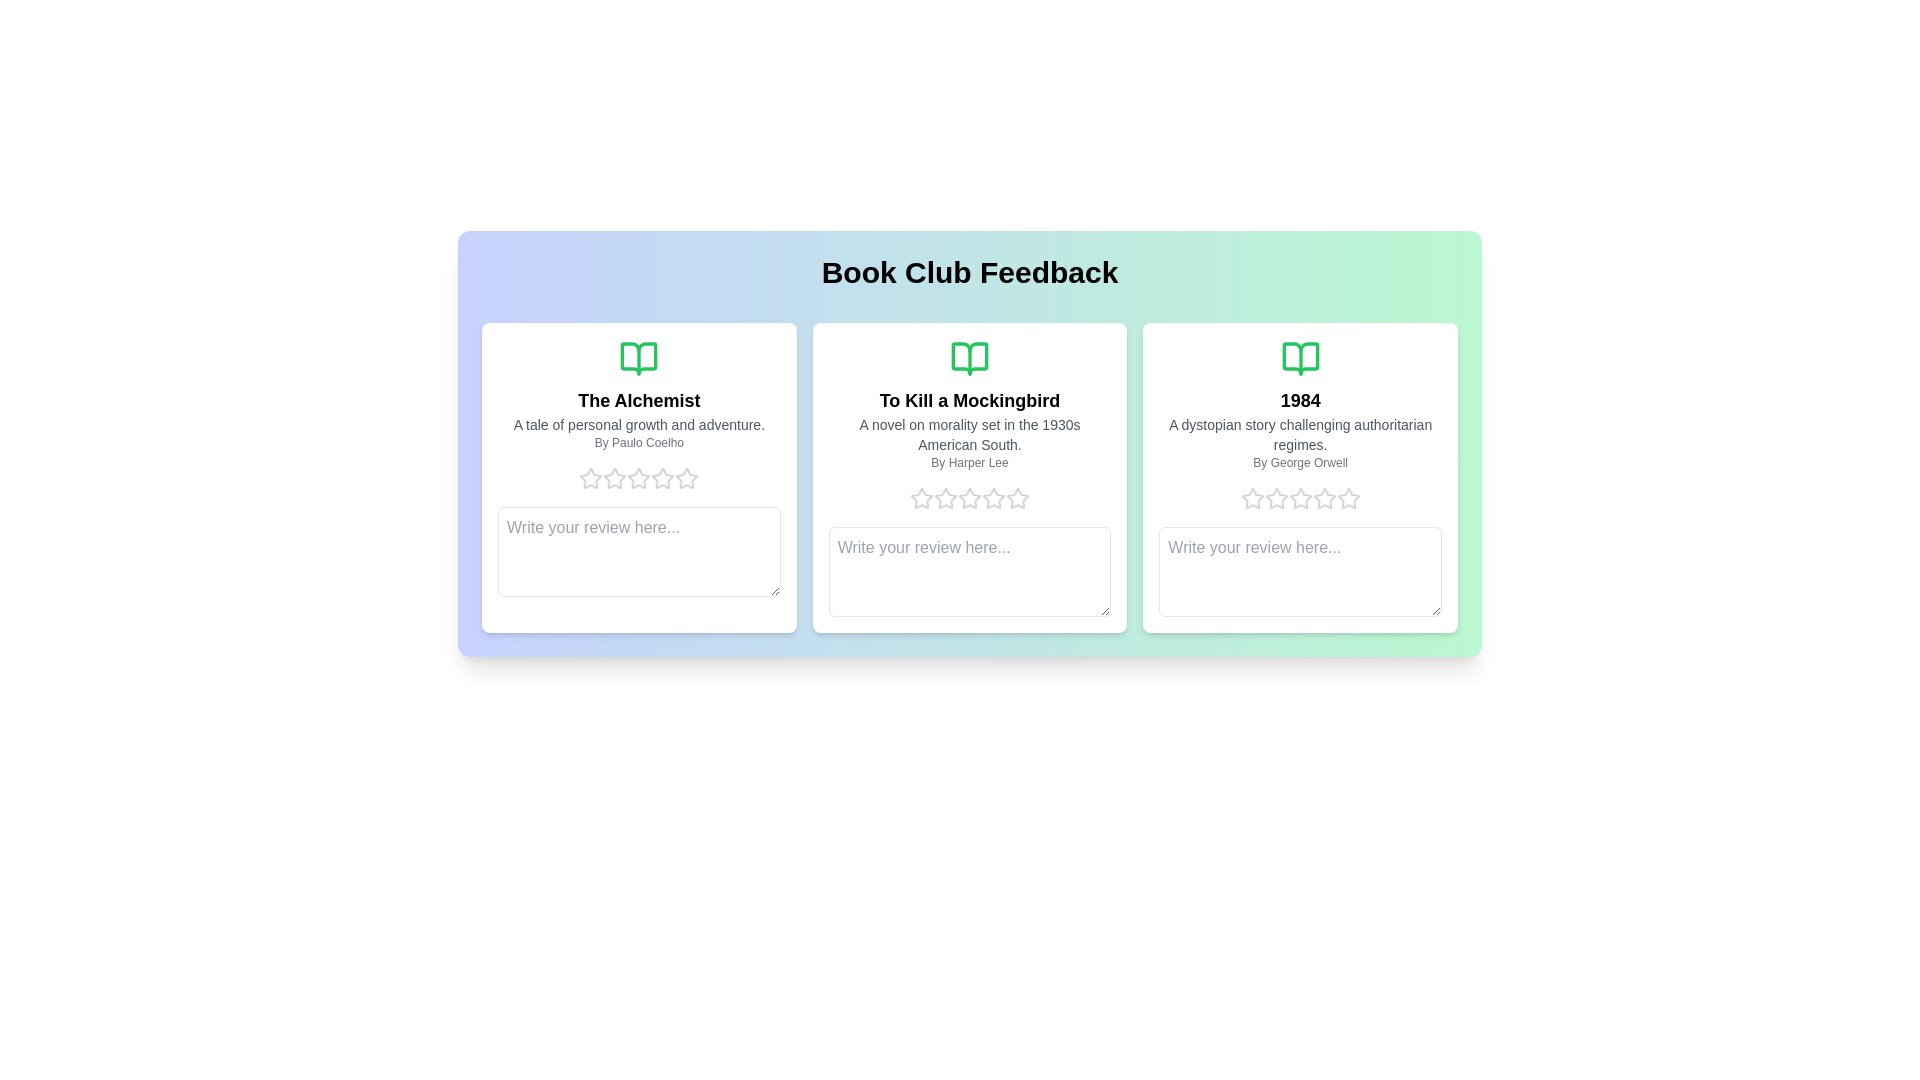 The image size is (1920, 1080). Describe the element at coordinates (1300, 497) in the screenshot. I see `the star icons in the Rating component for the book '1984'` at that location.